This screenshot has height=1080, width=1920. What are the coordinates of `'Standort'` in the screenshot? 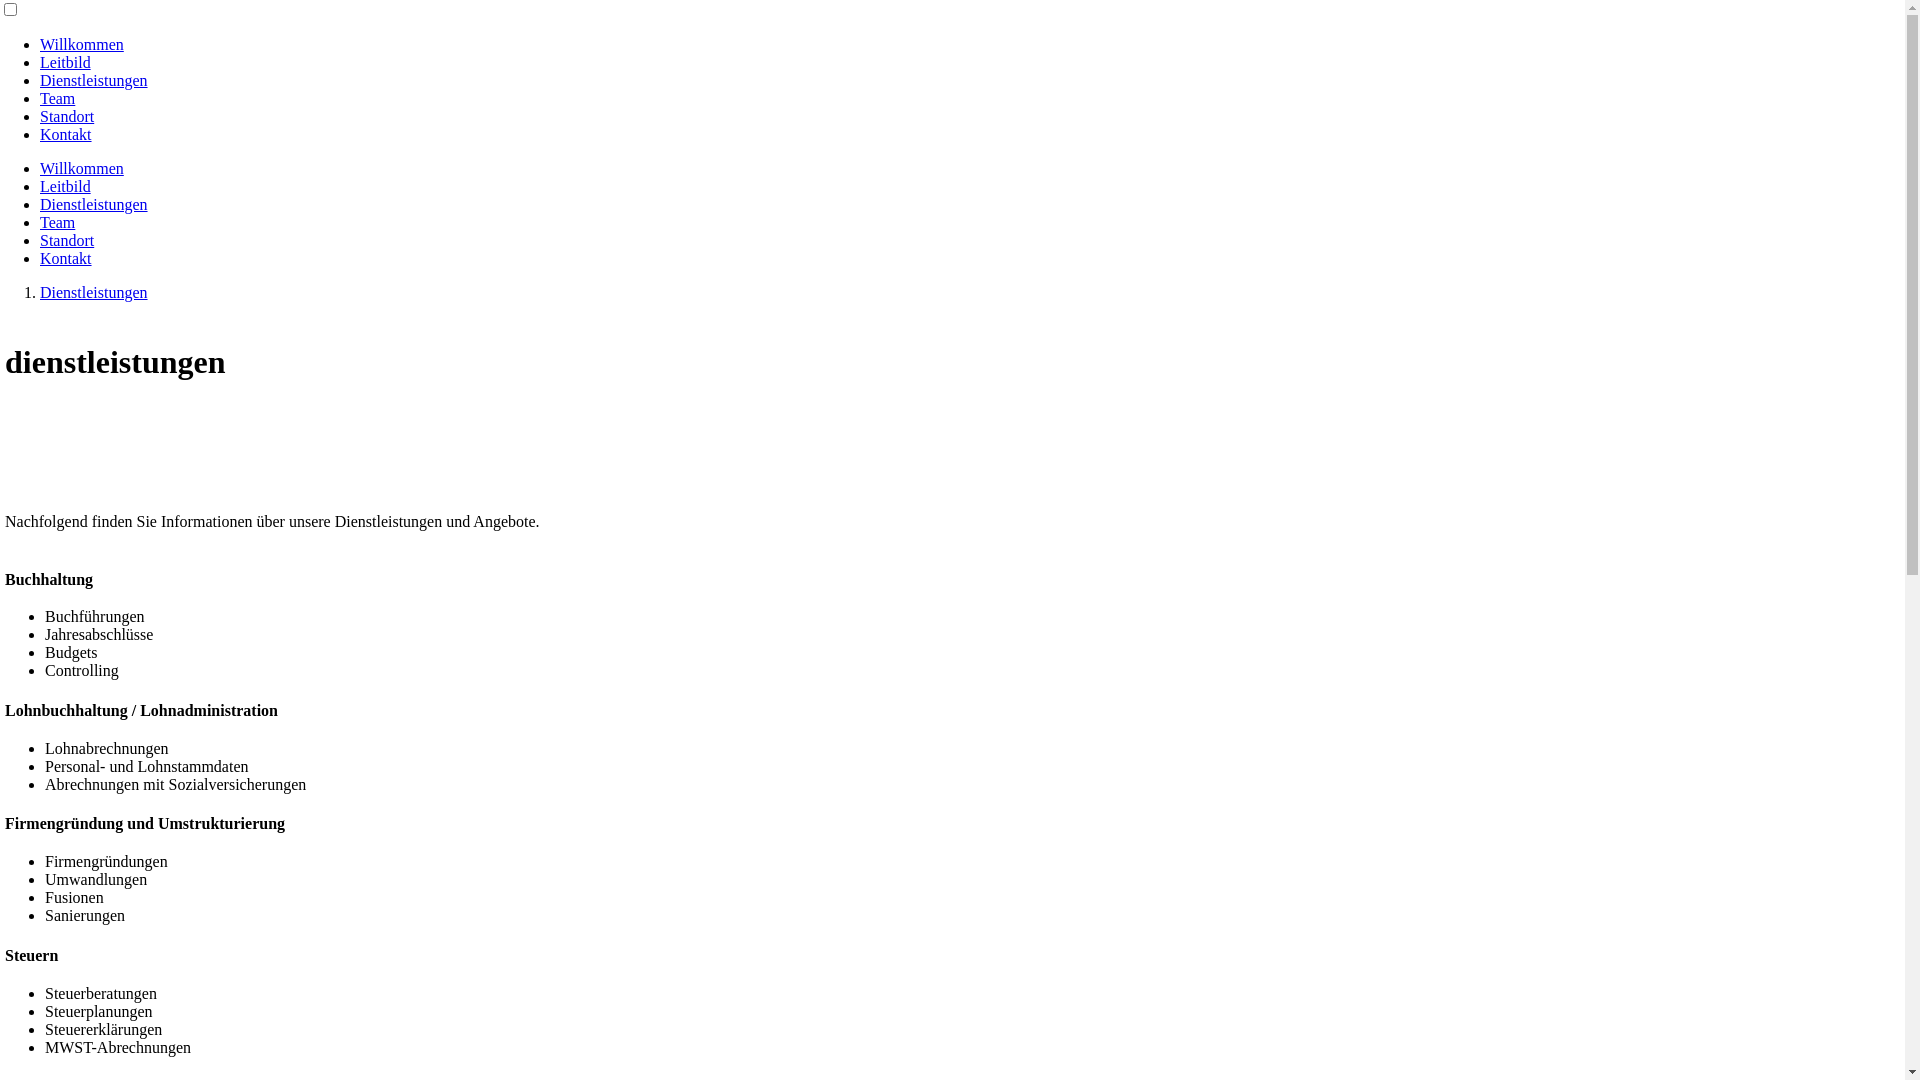 It's located at (67, 239).